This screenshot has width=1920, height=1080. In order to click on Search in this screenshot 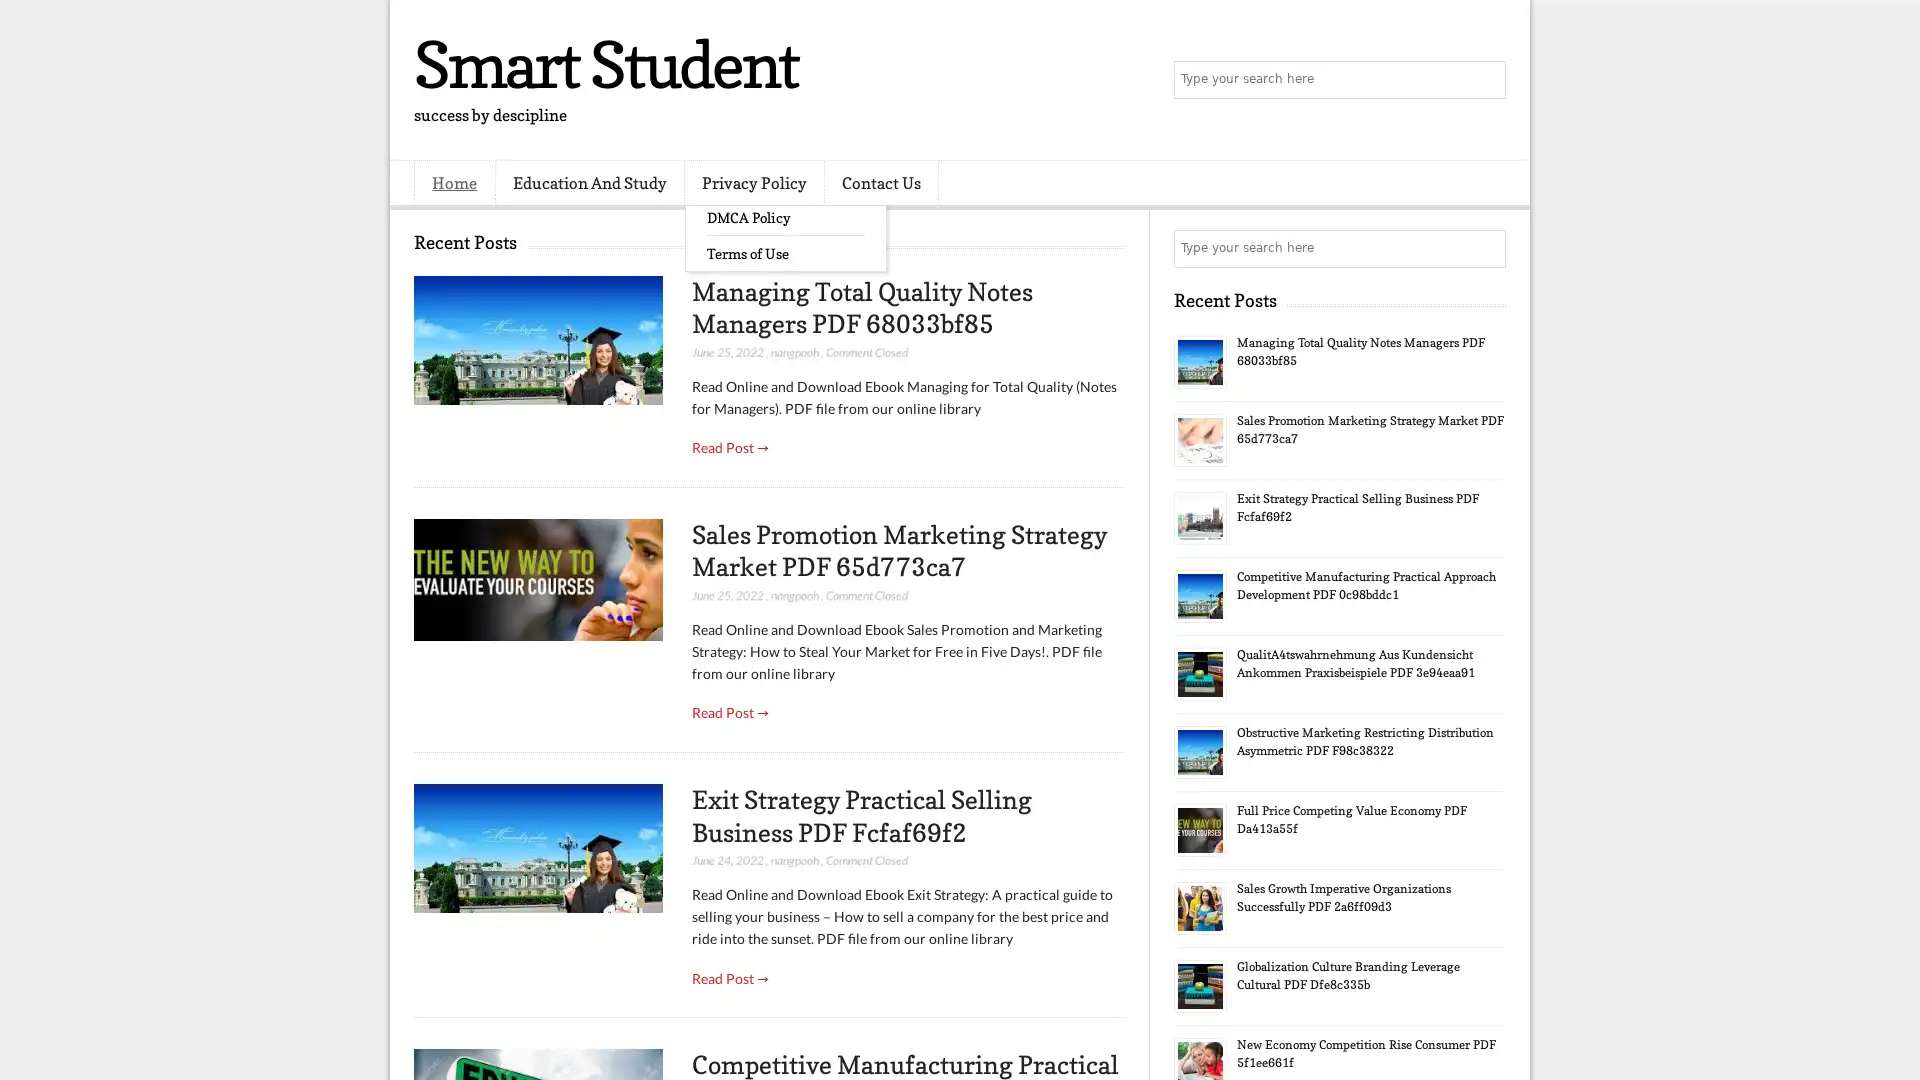, I will do `click(1485, 248)`.